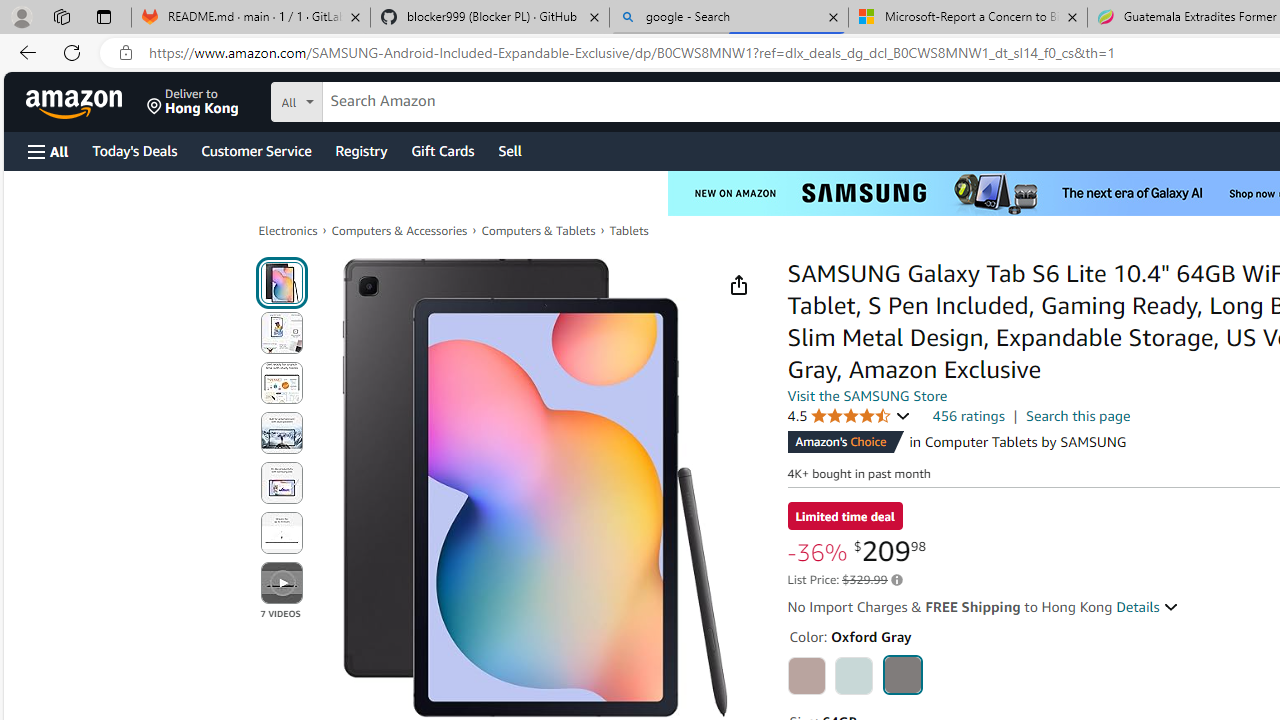 This screenshot has height=720, width=1280. What do you see at coordinates (807, 675) in the screenshot?
I see `'Chiffon Pink'` at bounding box center [807, 675].